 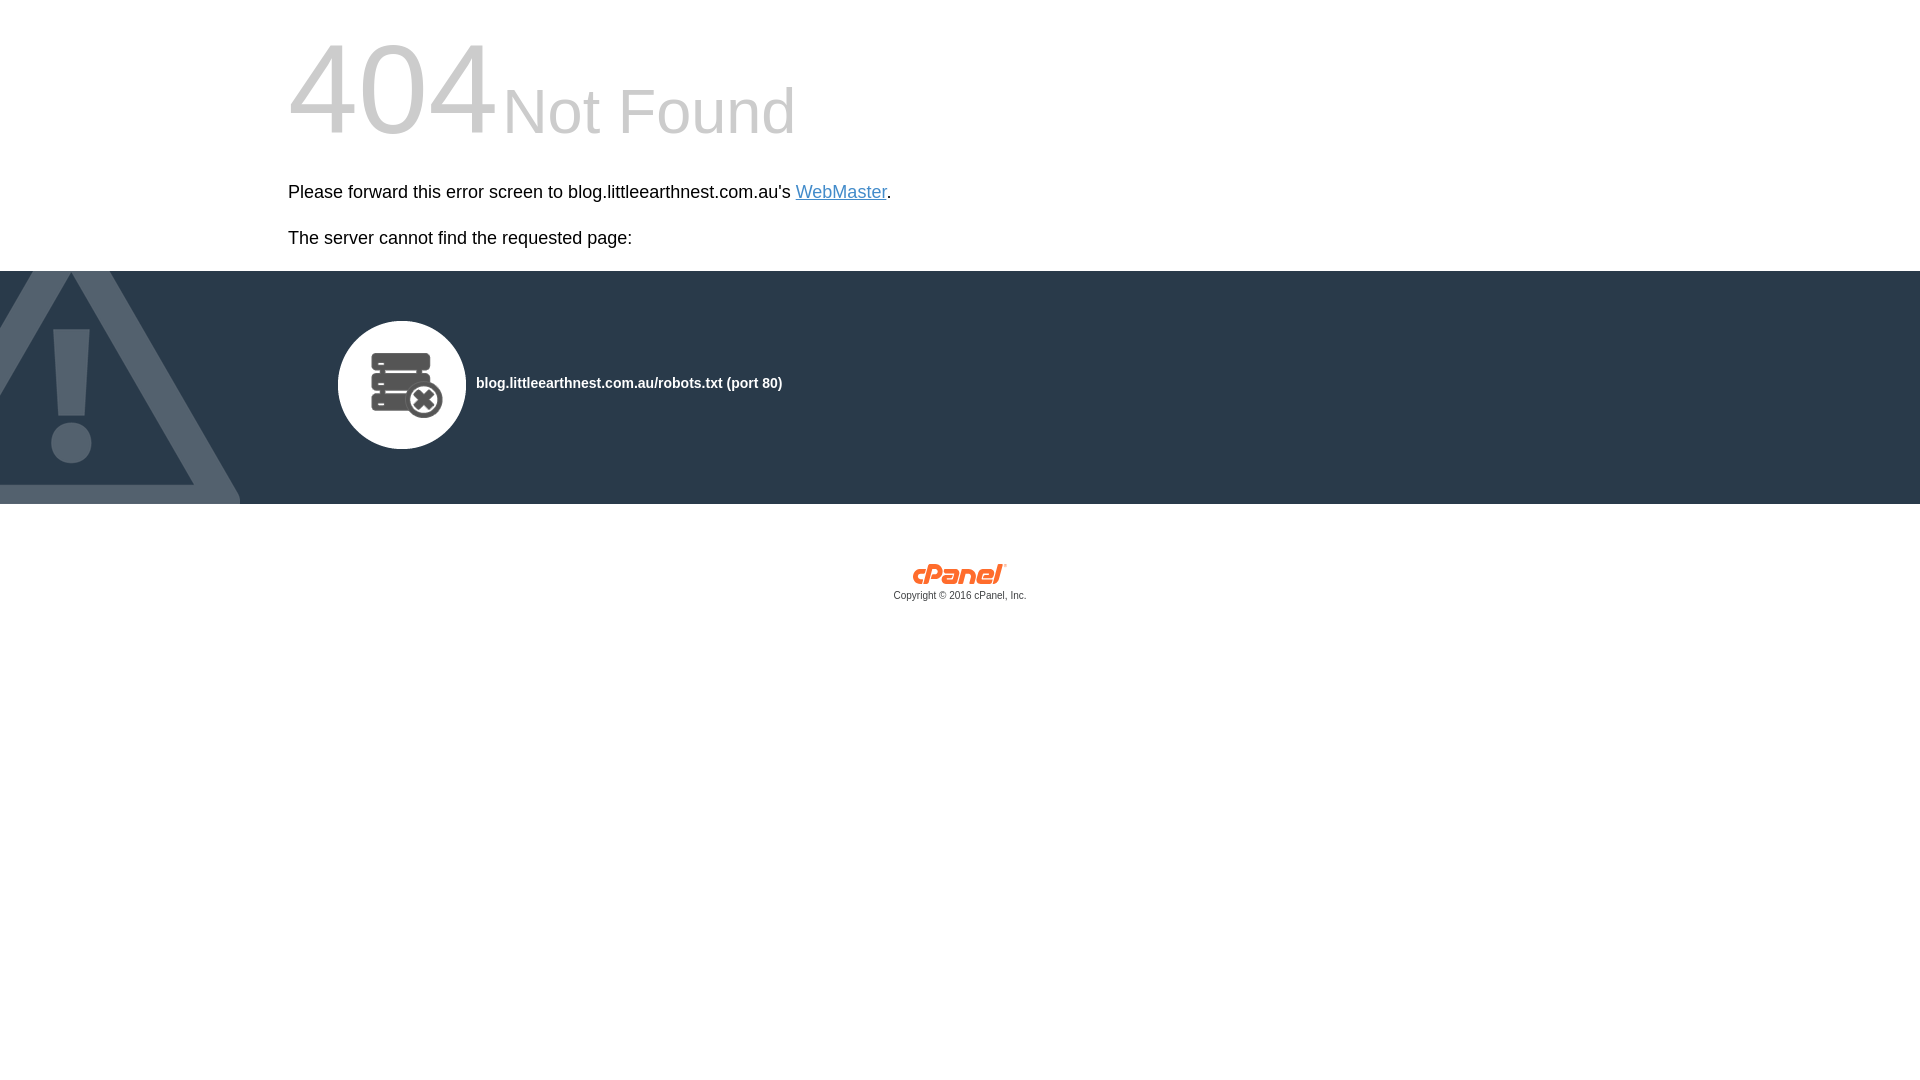 What do you see at coordinates (841, 192) in the screenshot?
I see `'WebMaster'` at bounding box center [841, 192].